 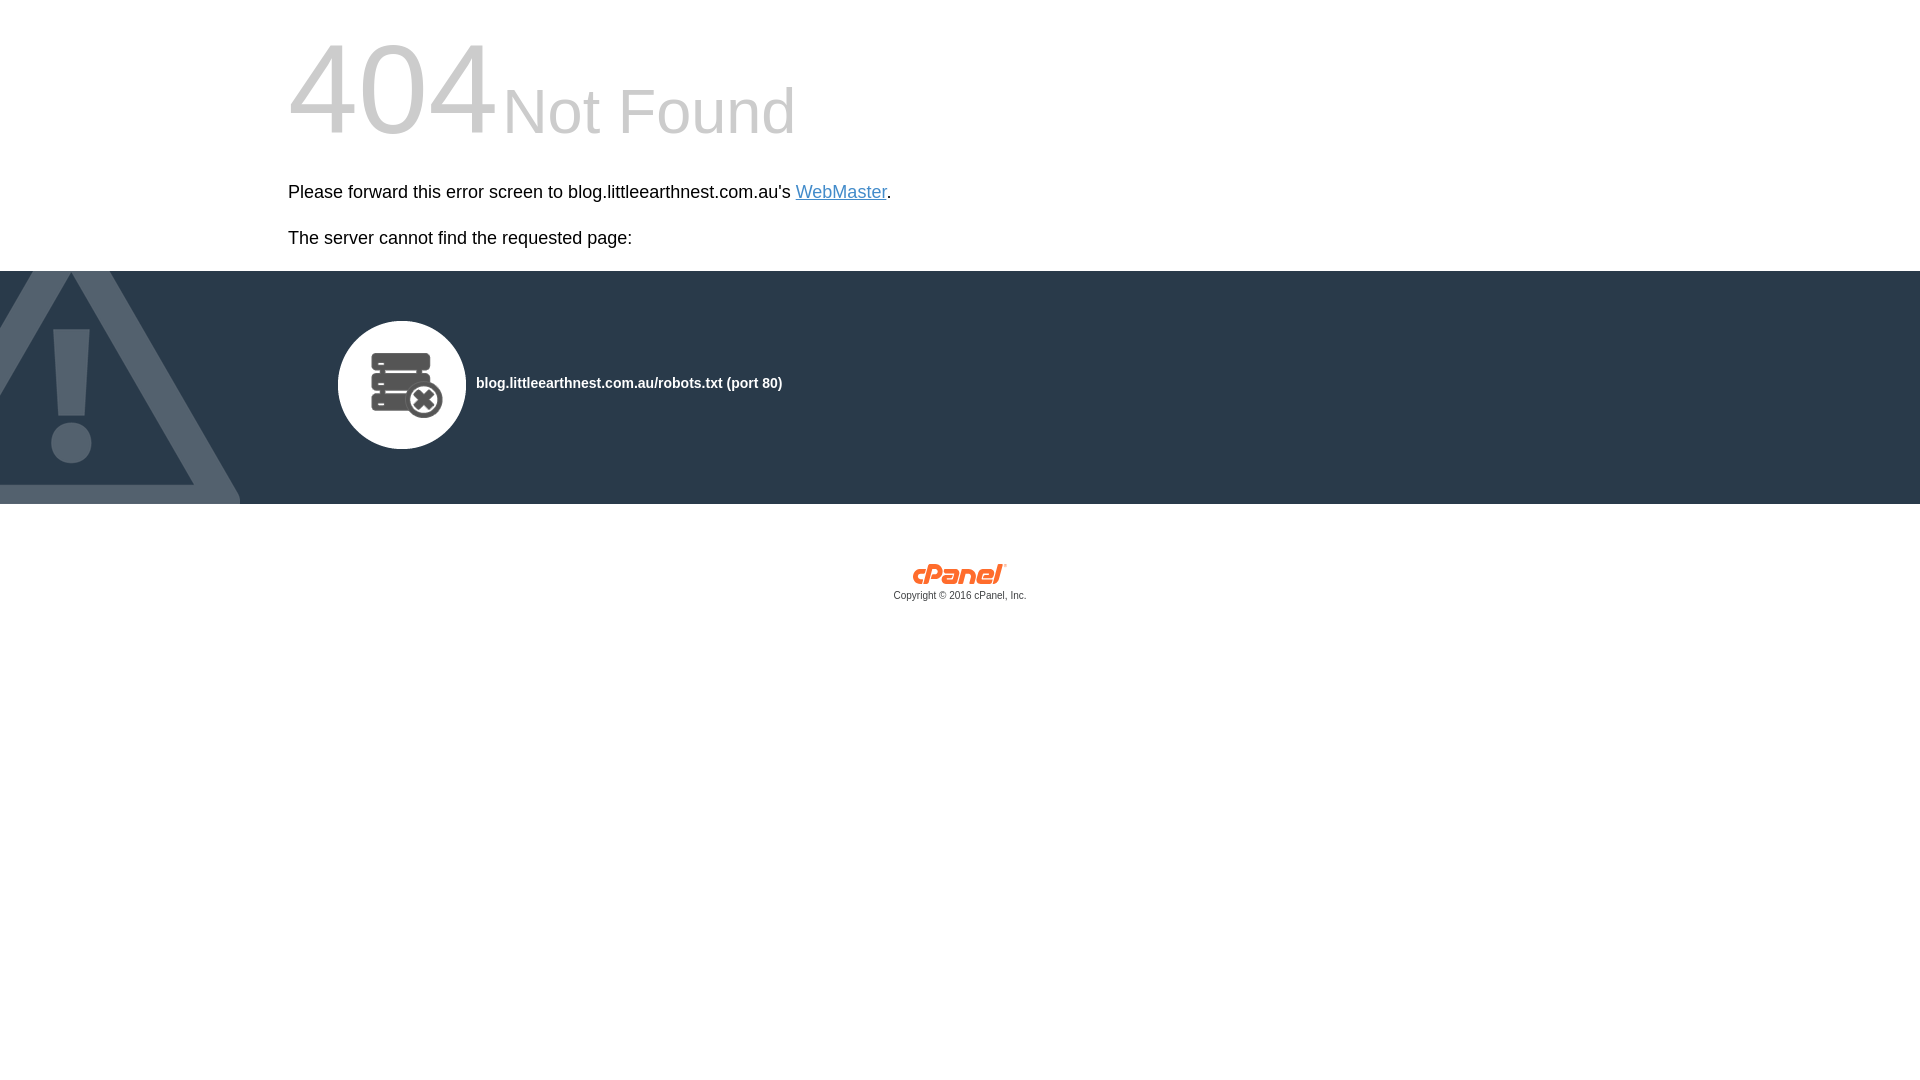 What do you see at coordinates (841, 192) in the screenshot?
I see `'WebMaster'` at bounding box center [841, 192].